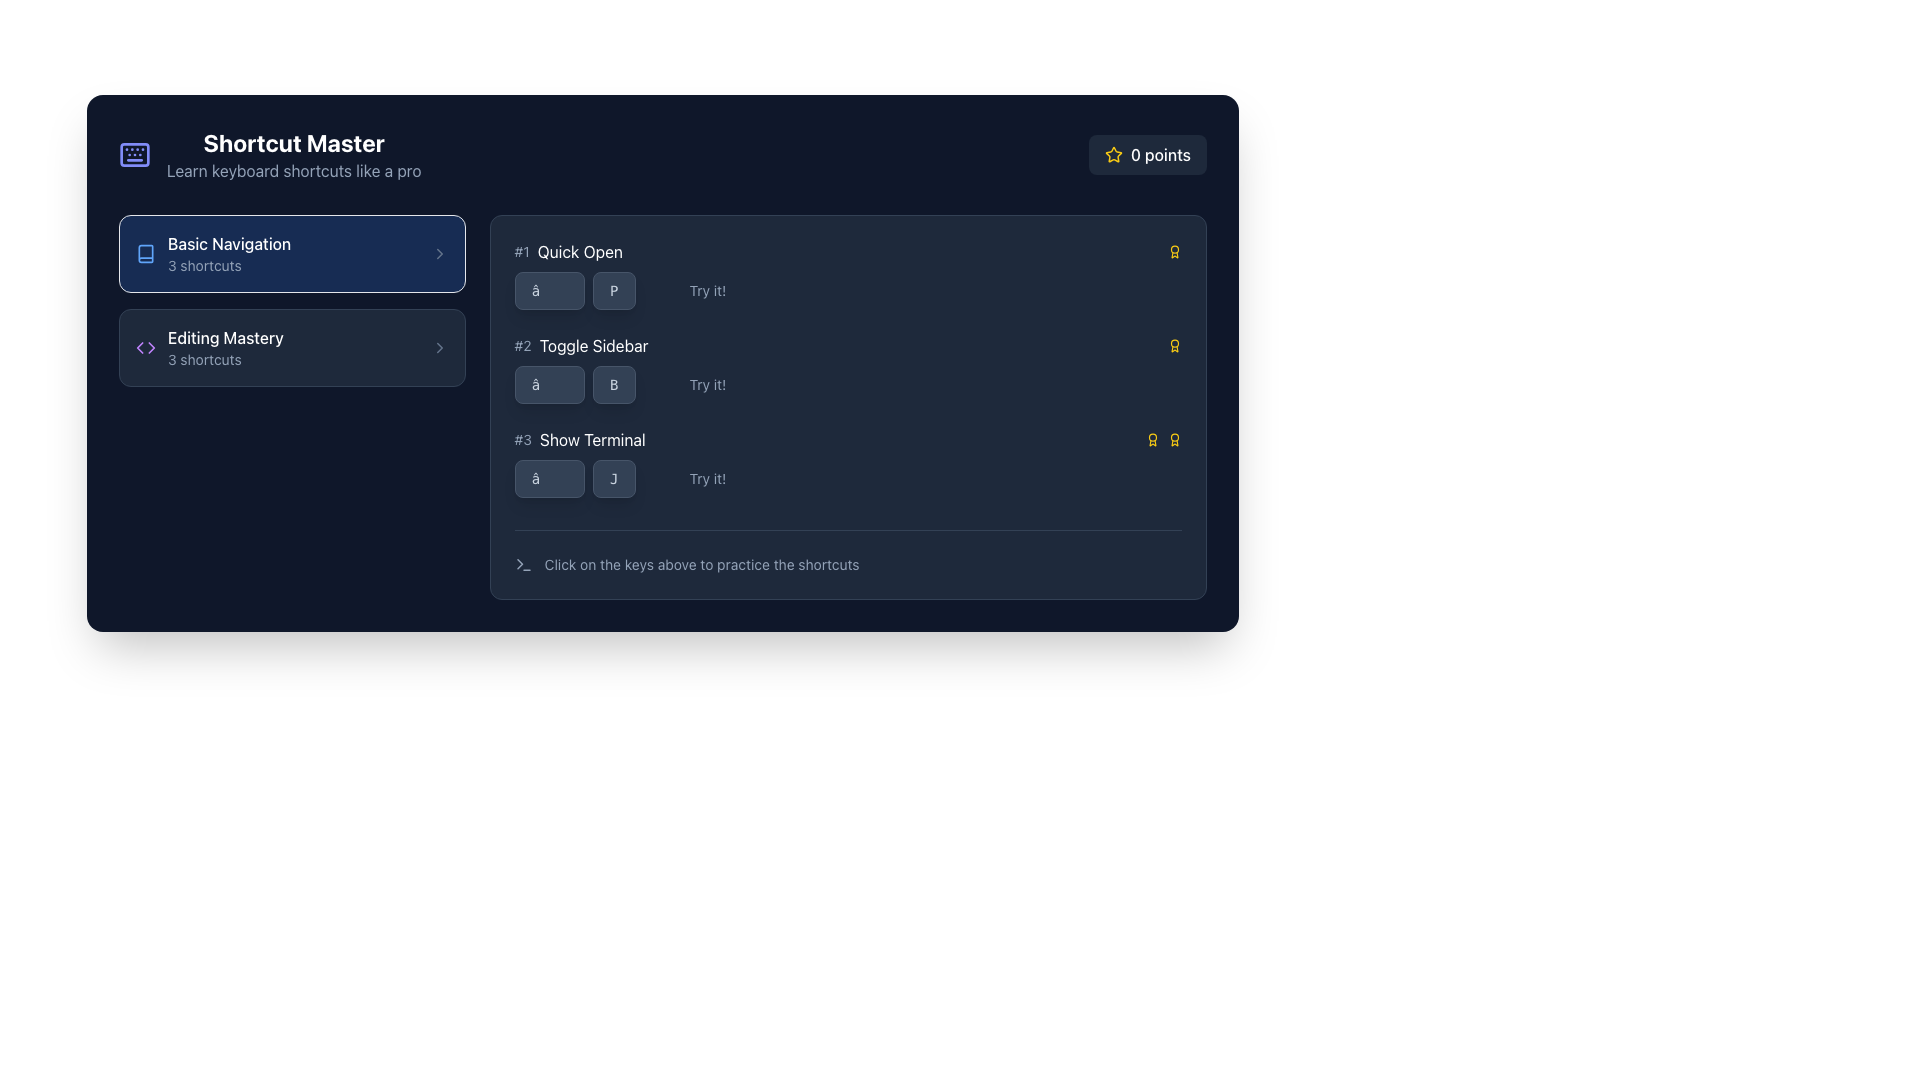 This screenshot has height=1080, width=1920. What do you see at coordinates (523, 564) in the screenshot?
I see `the small terminal icon located in the bottom section of the right panel, before the text 'Click on the keys above to practice the shortcuts'` at bounding box center [523, 564].